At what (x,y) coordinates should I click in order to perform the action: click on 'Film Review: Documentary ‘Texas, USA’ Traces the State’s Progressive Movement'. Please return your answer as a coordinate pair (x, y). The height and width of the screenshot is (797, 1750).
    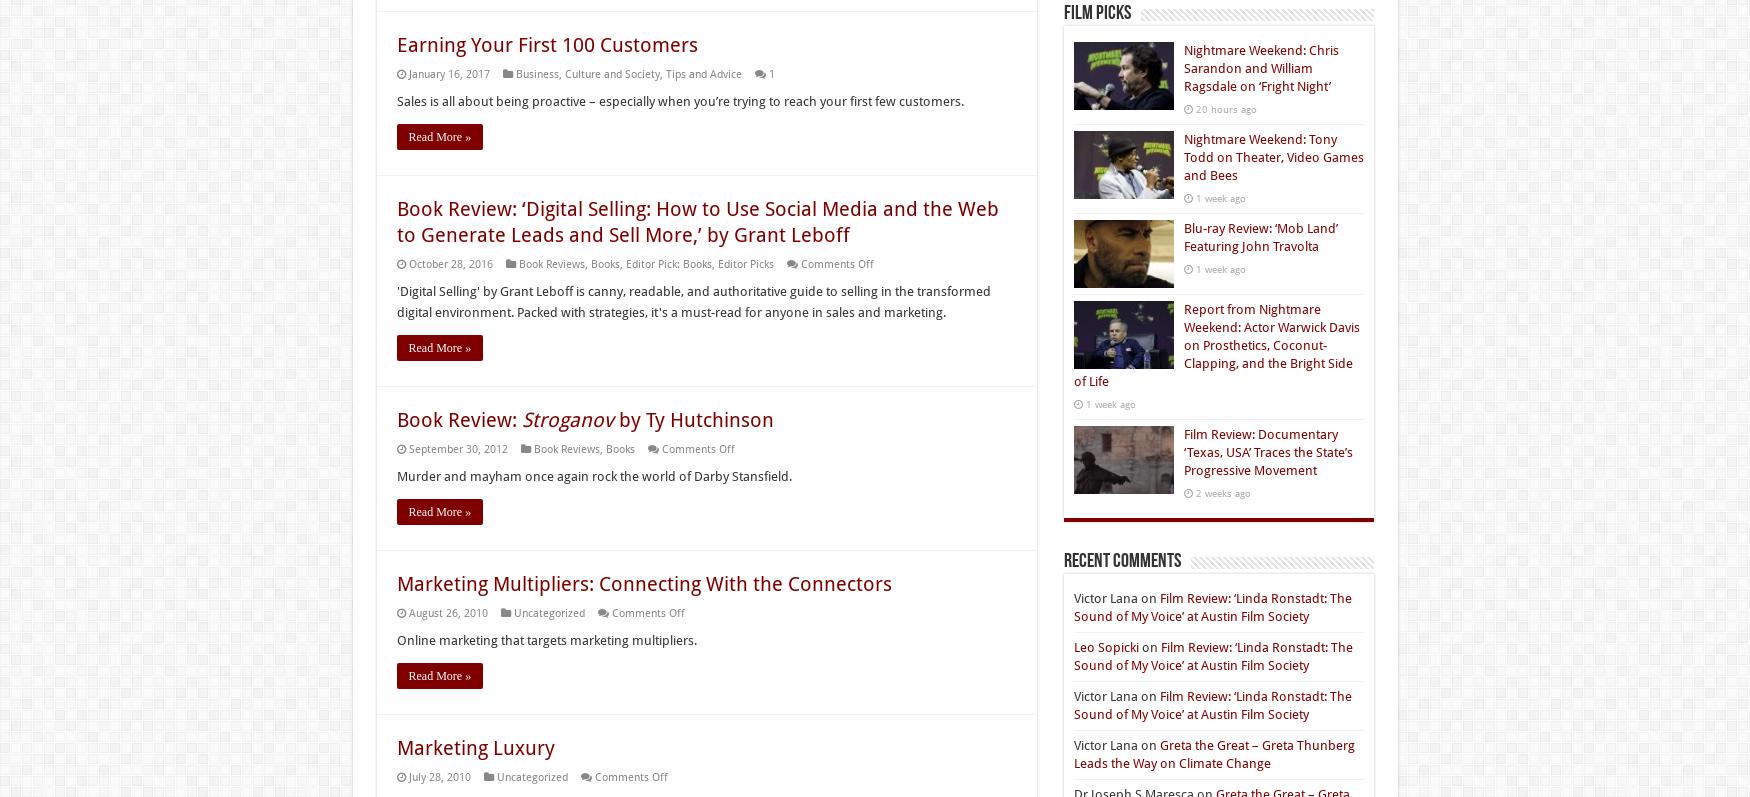
    Looking at the image, I should click on (1182, 451).